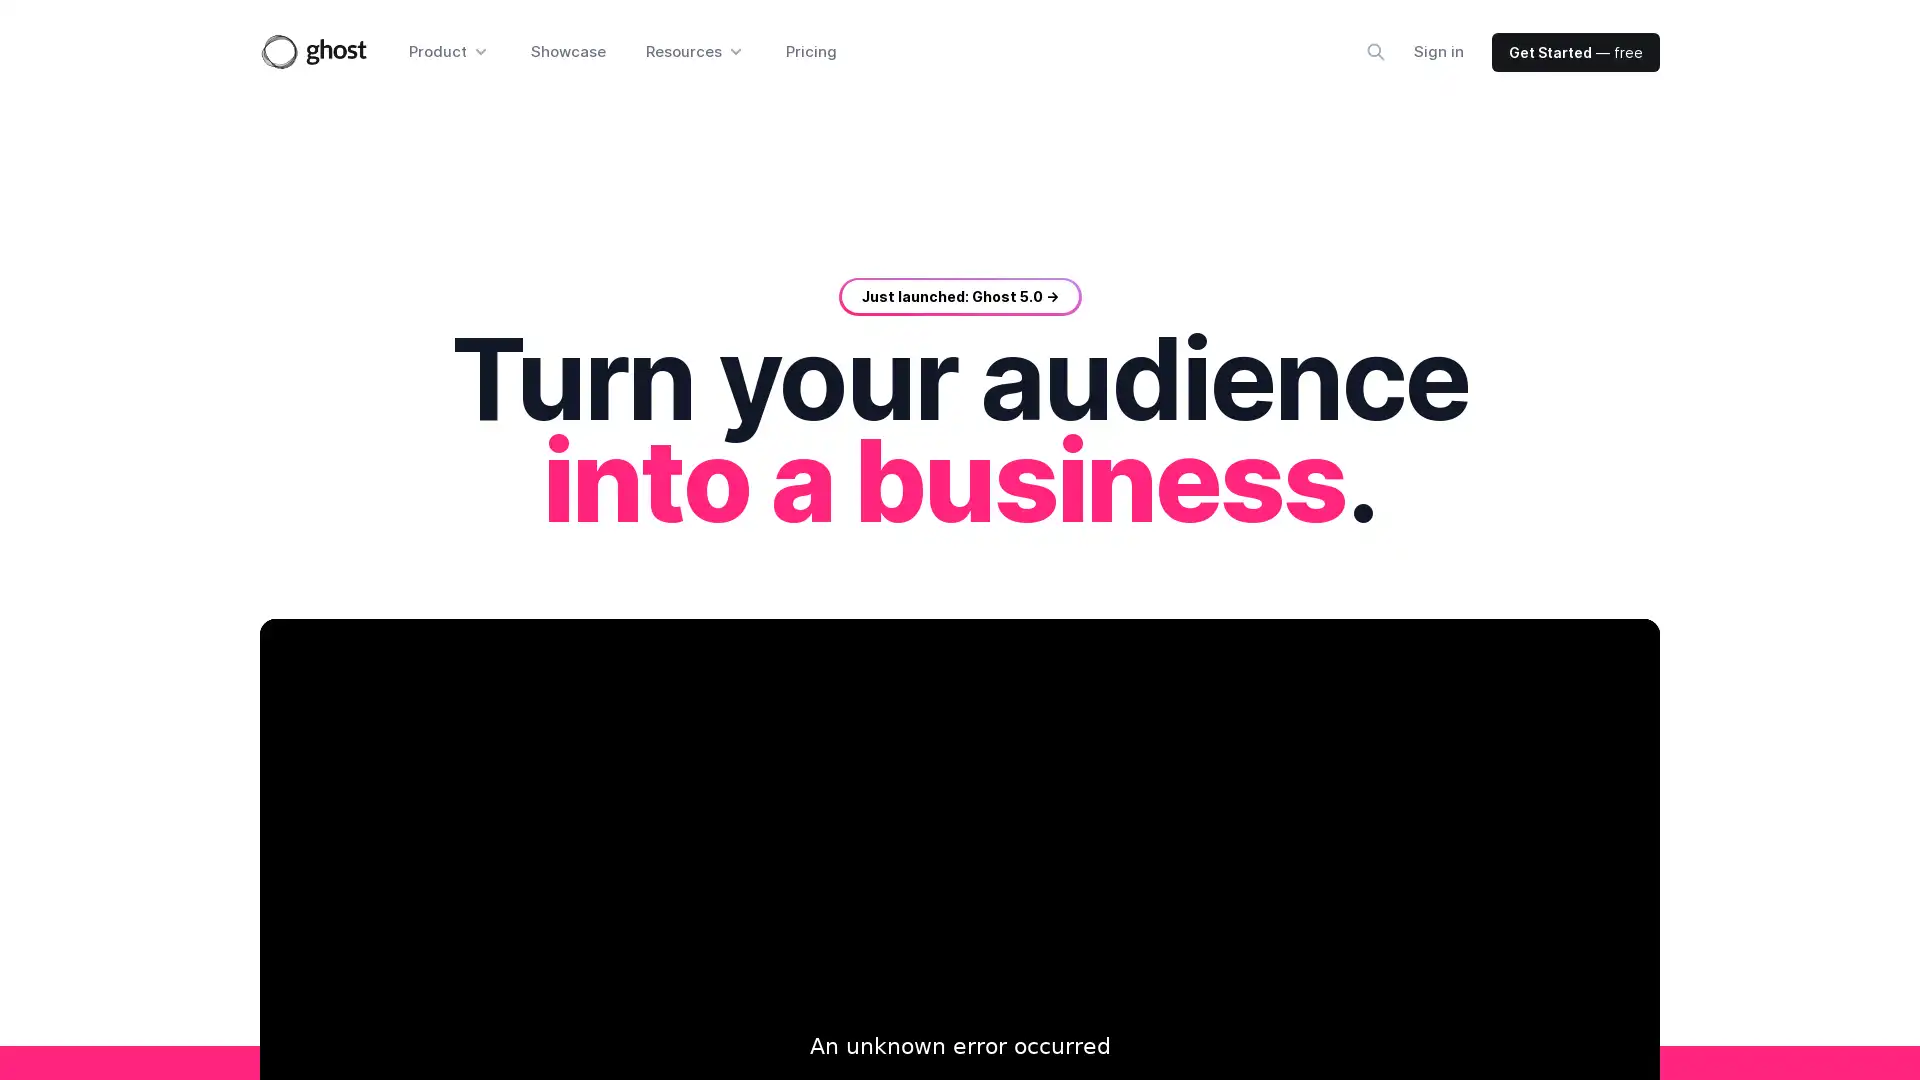 The width and height of the screenshot is (1920, 1080). I want to click on Search, so click(1375, 50).